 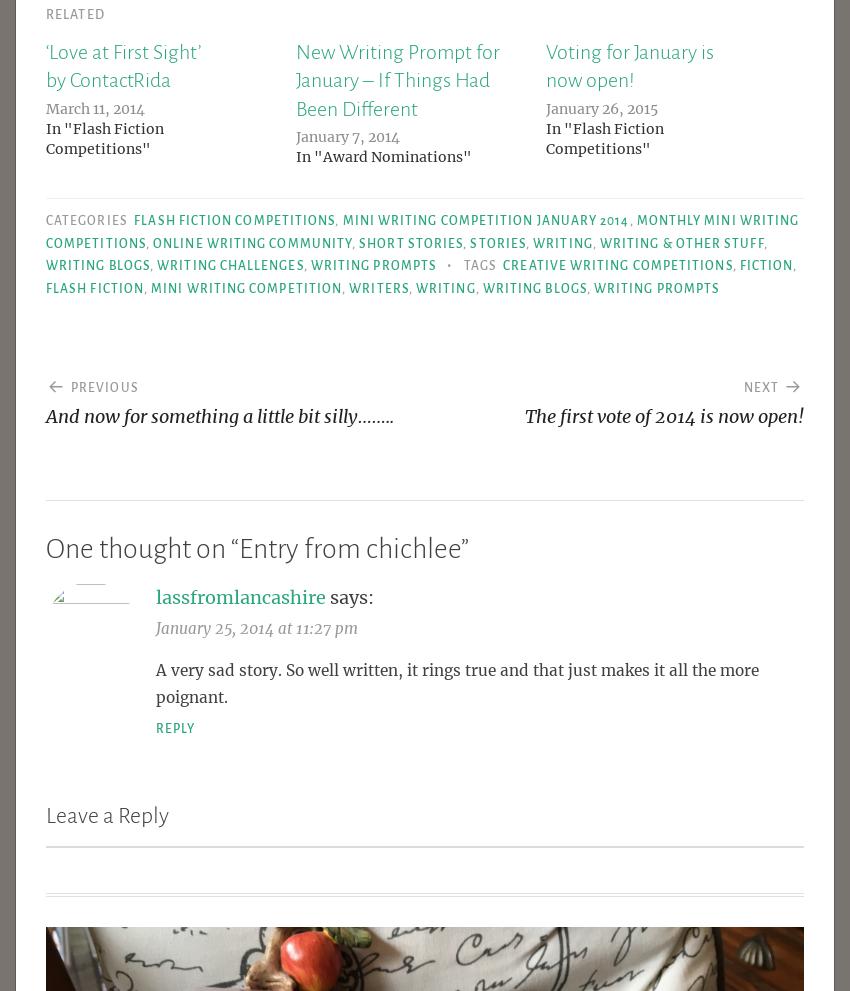 I want to click on 'lassfromlancashire', so click(x=240, y=597).